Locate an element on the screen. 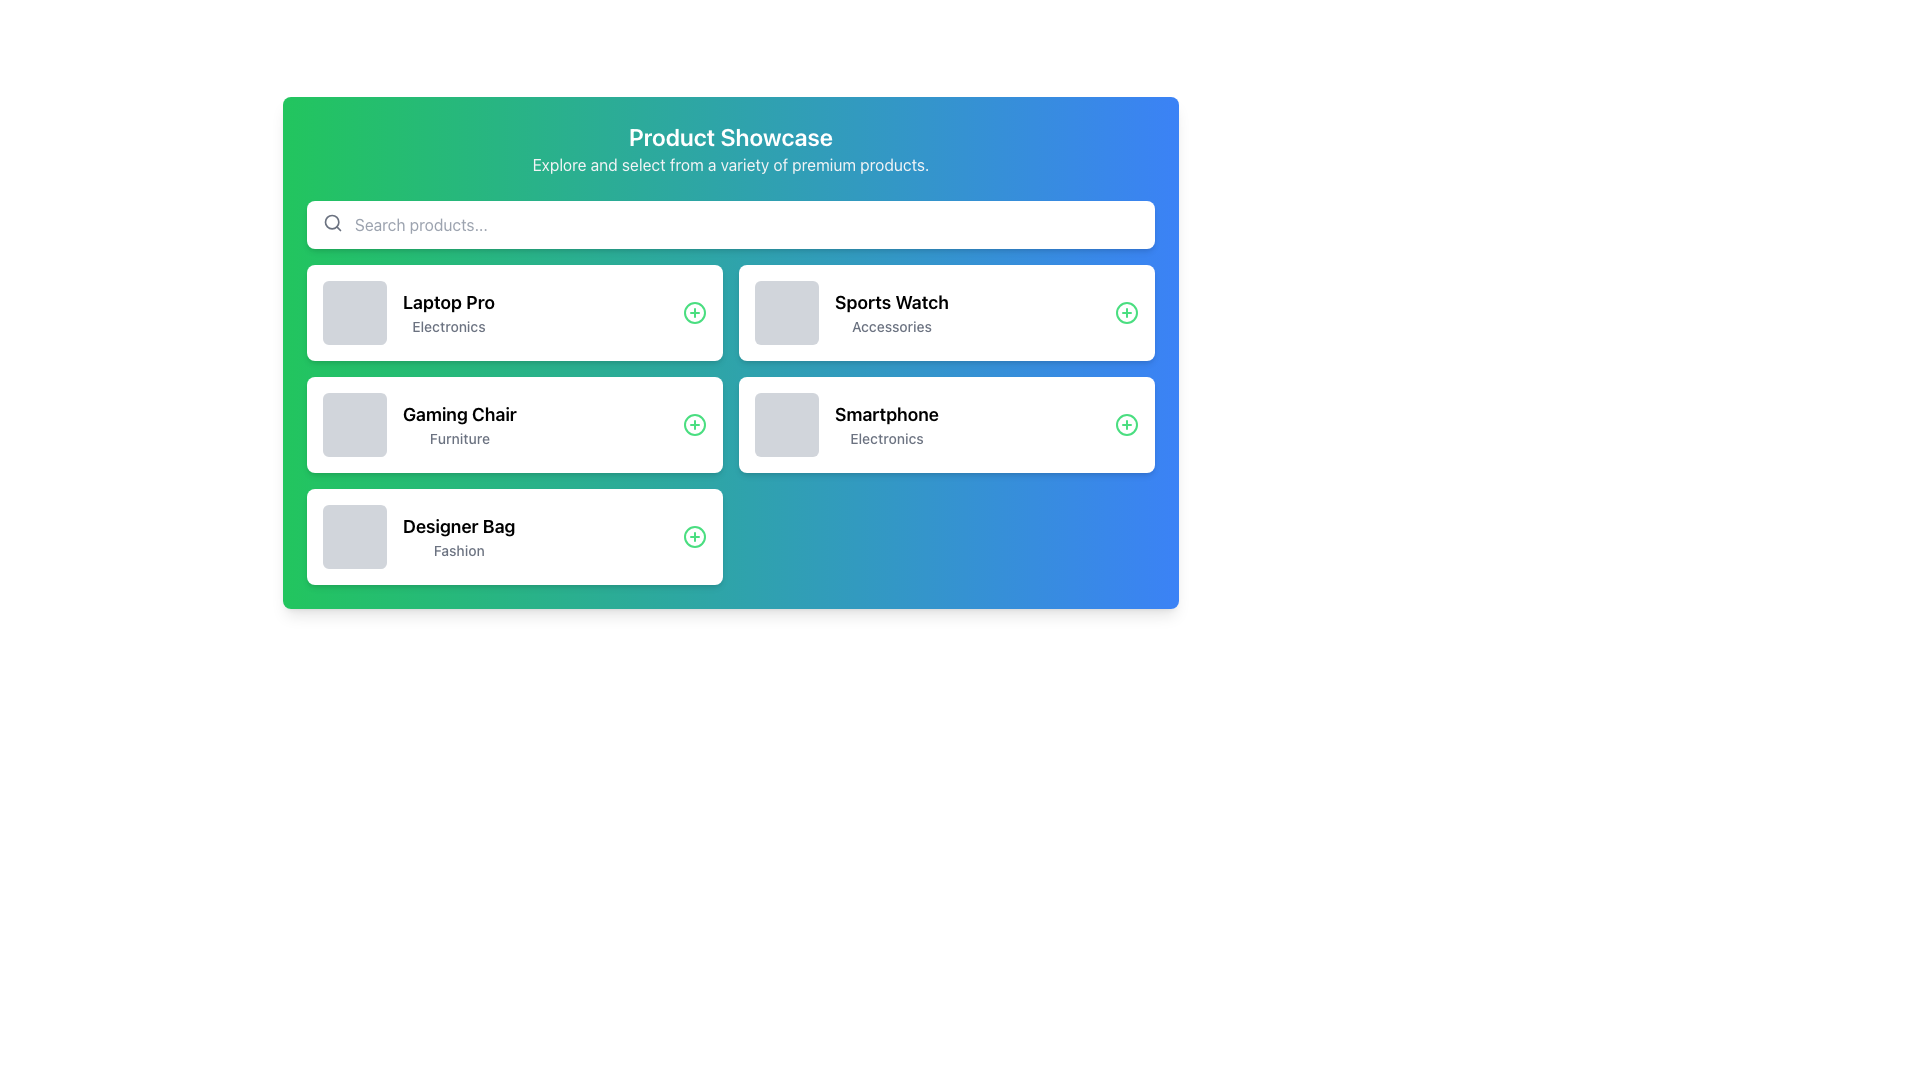 The image size is (1920, 1080). the text block labeled 'Smartphone' under the 'Electronics' category is located at coordinates (886, 423).